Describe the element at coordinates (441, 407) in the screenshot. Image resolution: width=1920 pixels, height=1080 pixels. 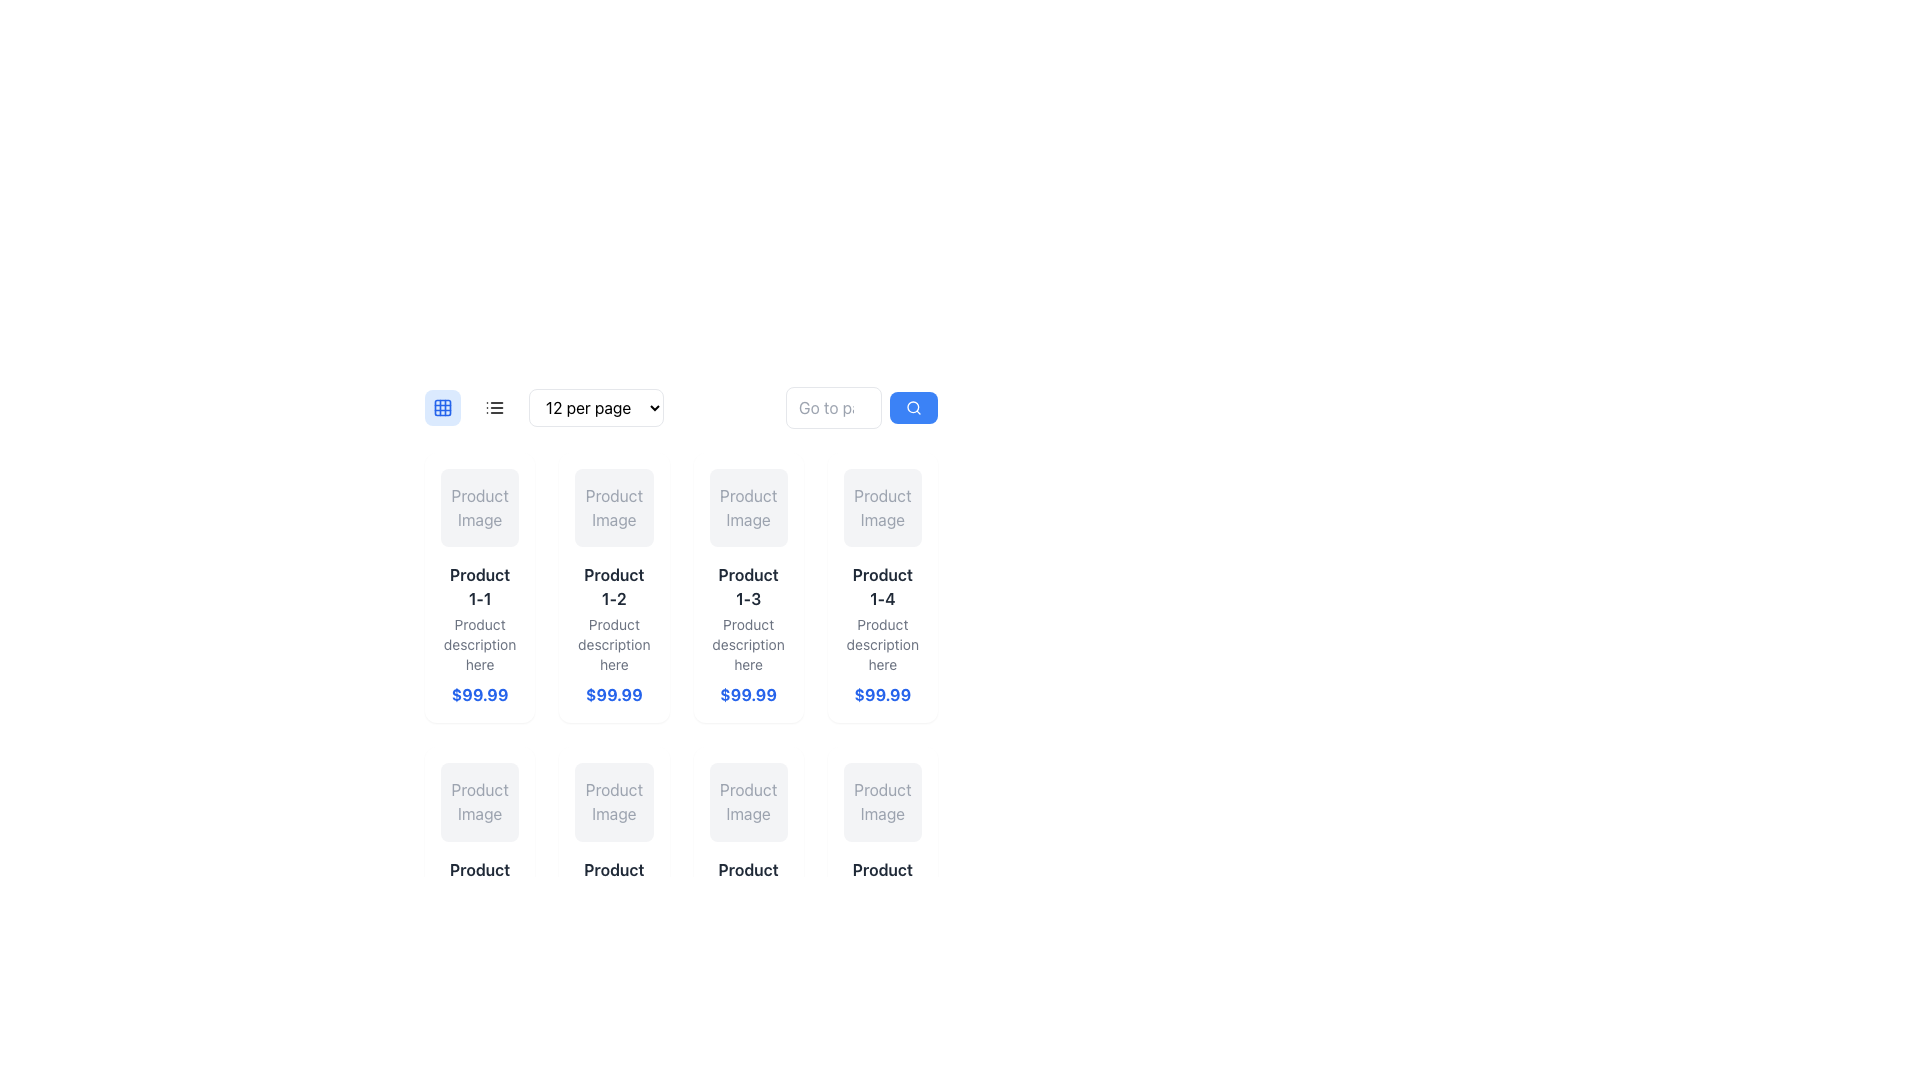
I see `the view mode selector button located at the top-left of the horizontal toolbar` at that location.